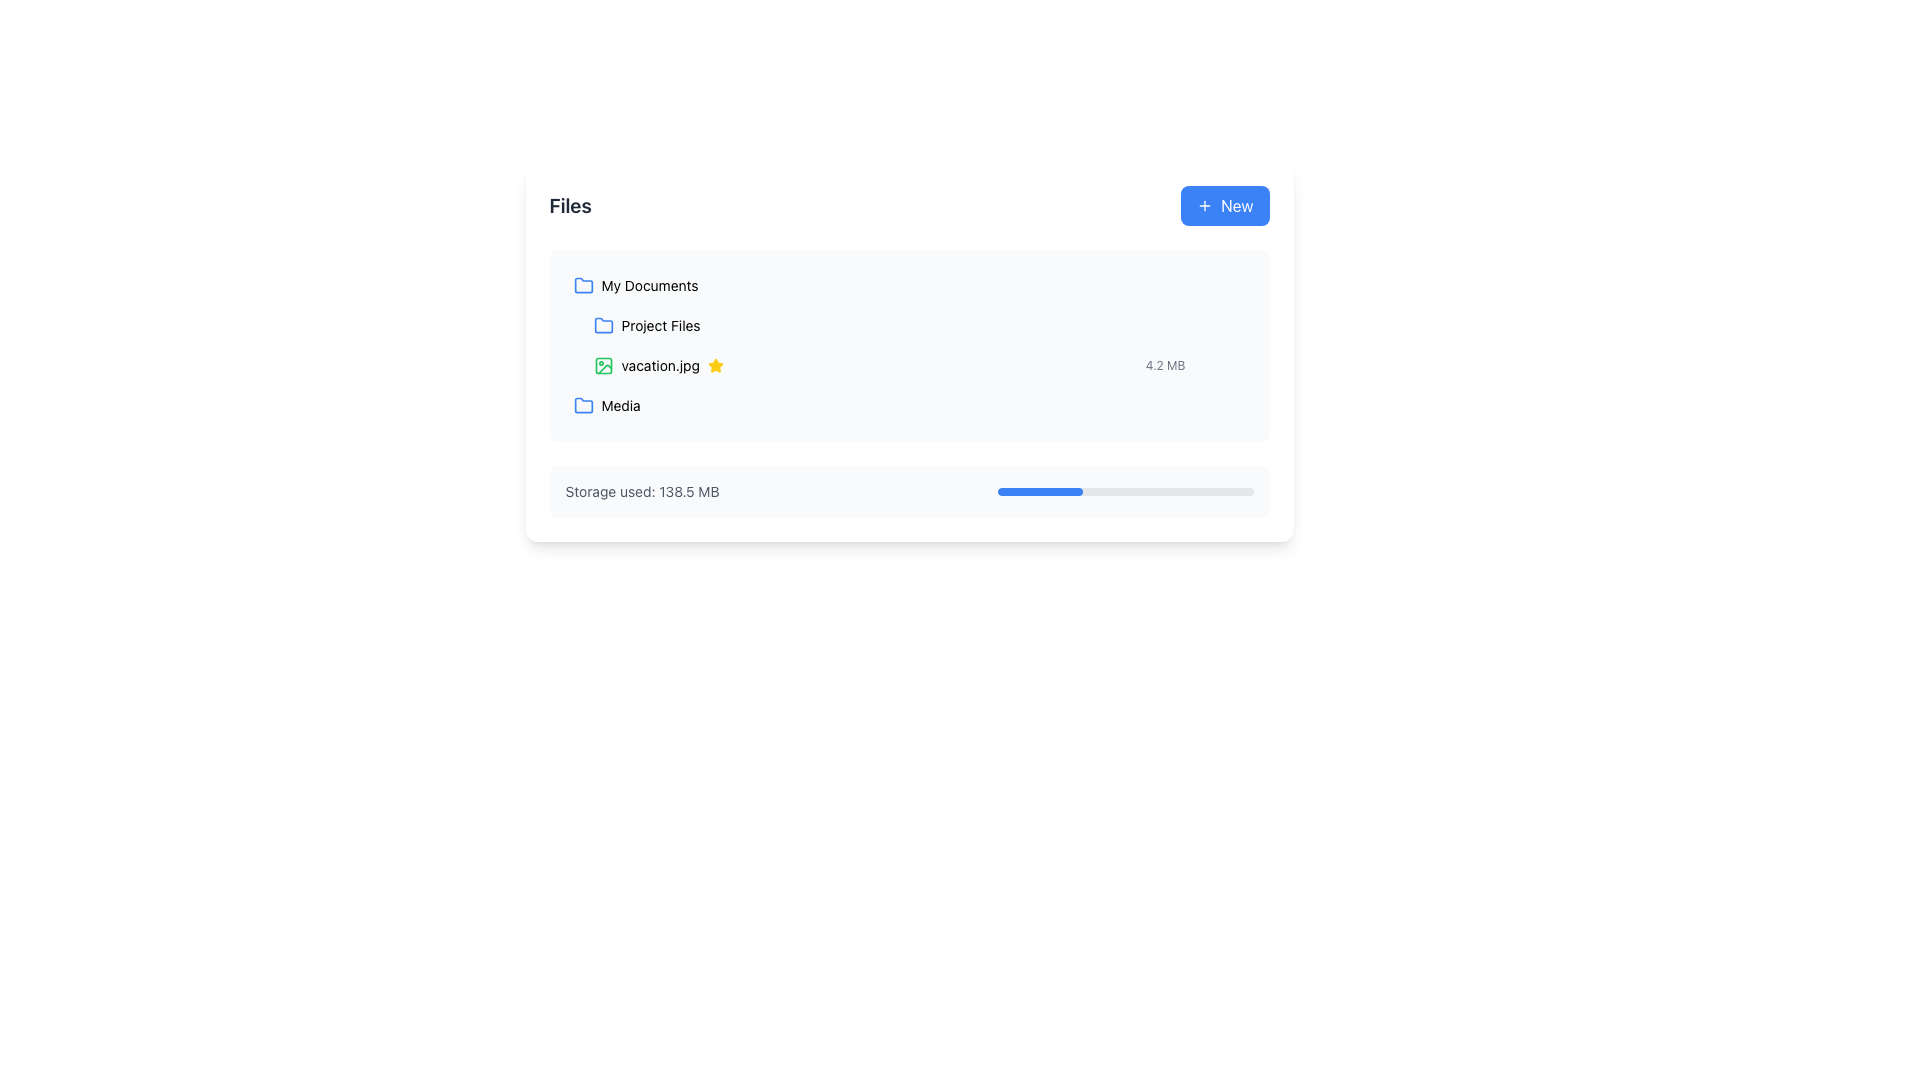  Describe the element at coordinates (620, 405) in the screenshot. I see `the 'Media' text label, which is styled with a small font-size and is positioned next to a blue tinted folder icon in the file management interface` at that location.